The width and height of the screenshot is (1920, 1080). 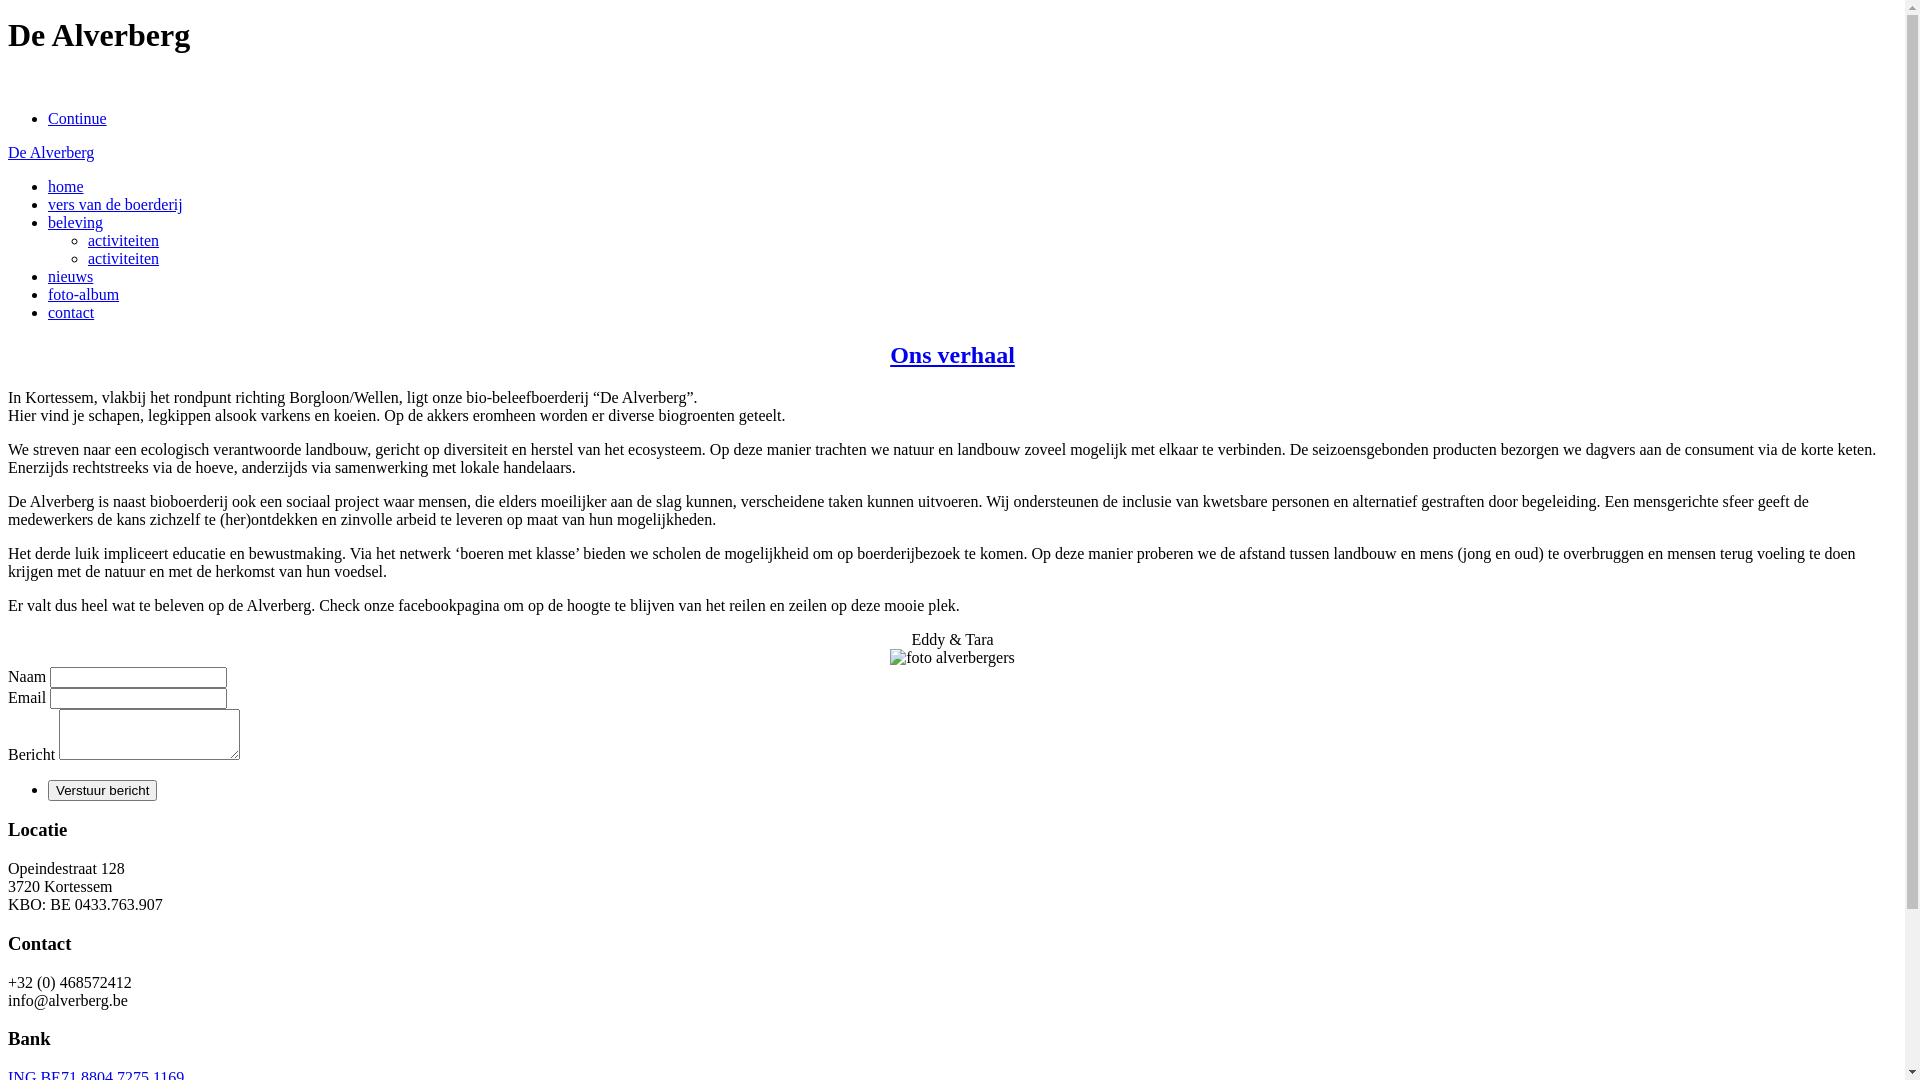 I want to click on 'Verstuur bericht', so click(x=48, y=789).